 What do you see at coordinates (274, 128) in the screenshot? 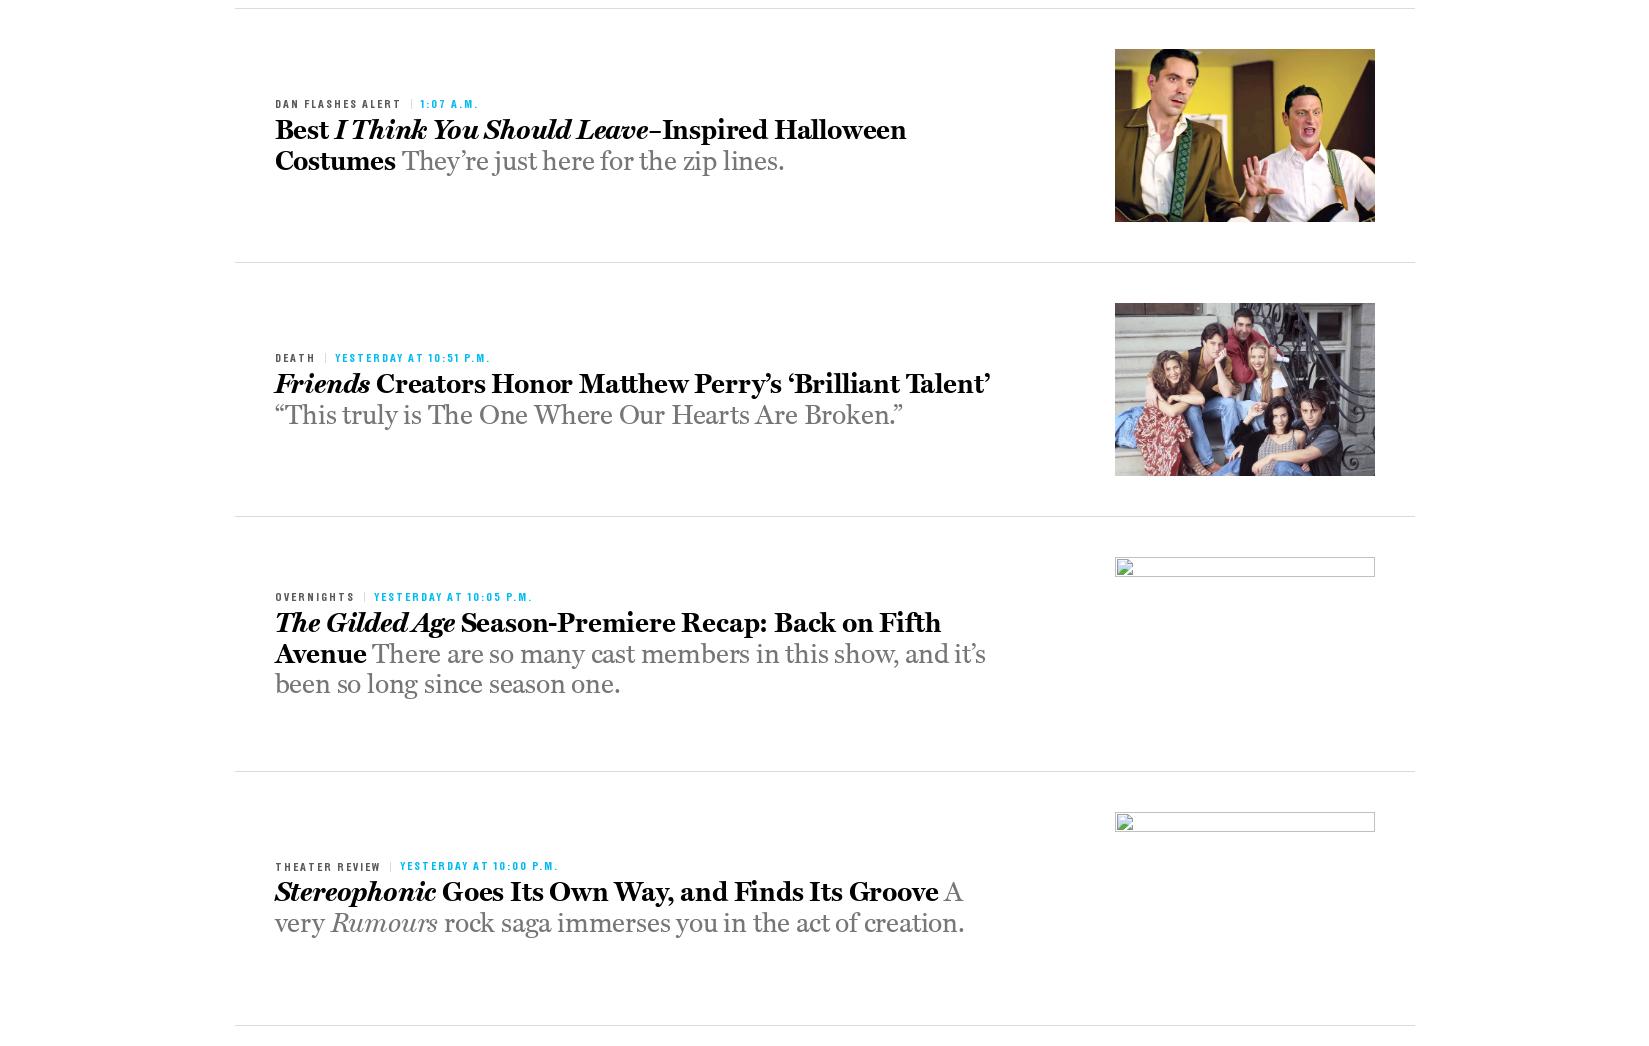
I see `'Best'` at bounding box center [274, 128].